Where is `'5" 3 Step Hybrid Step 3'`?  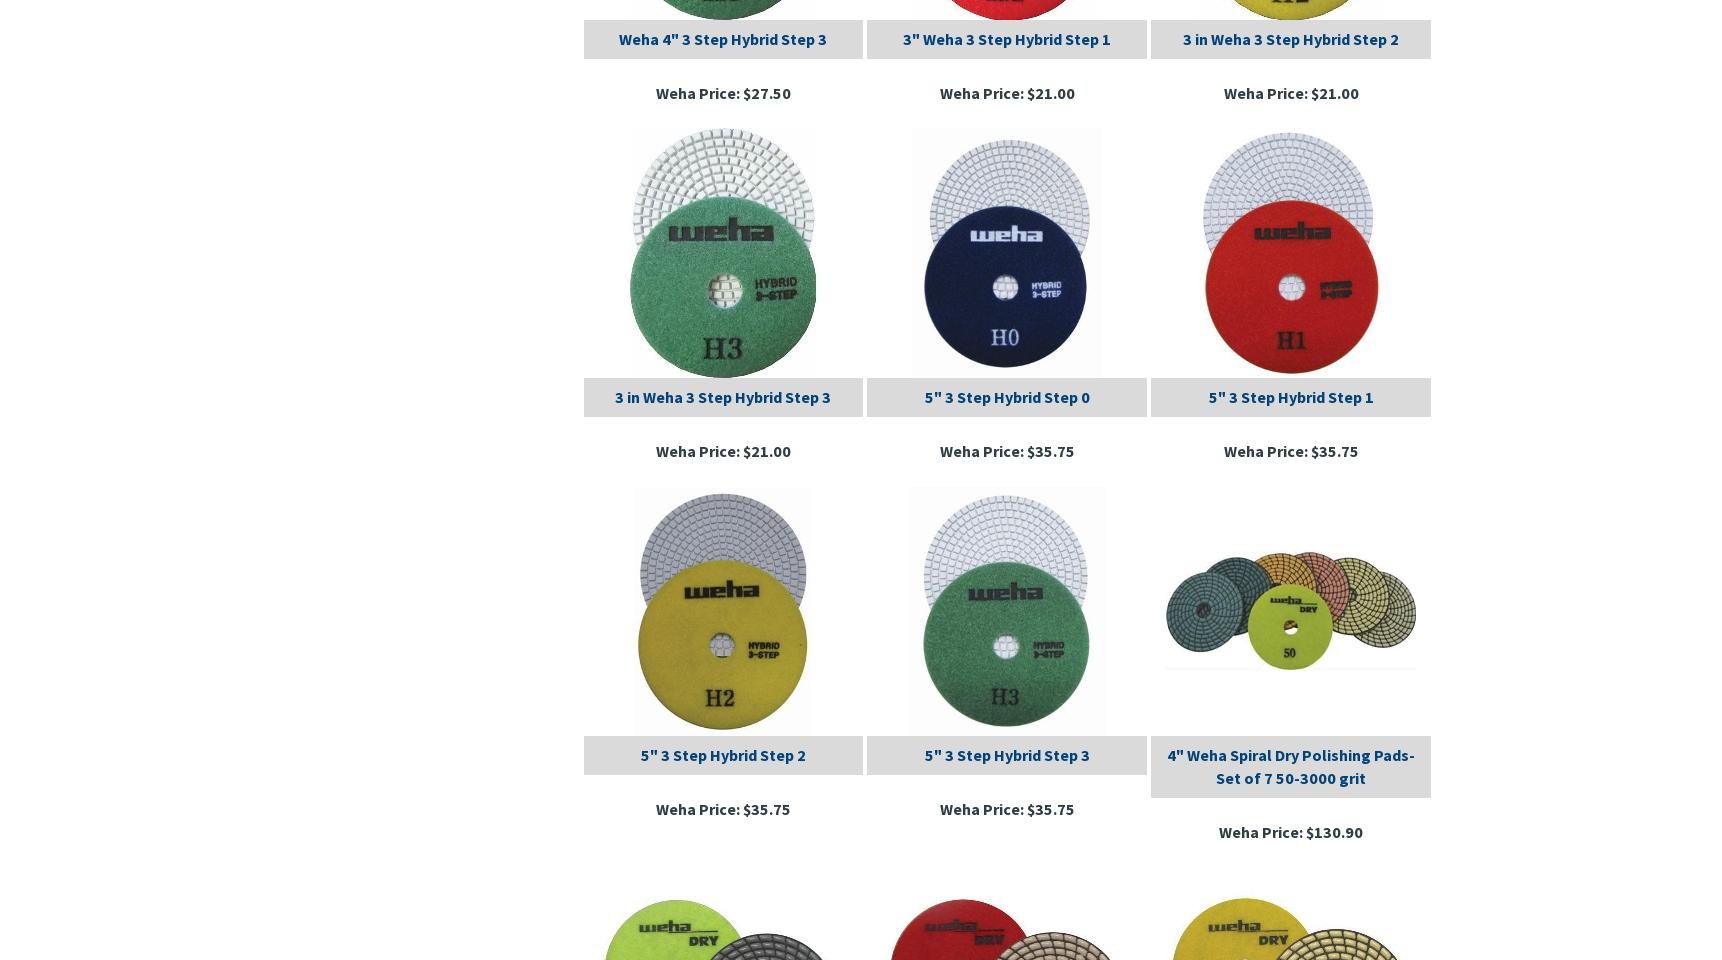
'5" 3 Step Hybrid Step 3' is located at coordinates (1006, 752).